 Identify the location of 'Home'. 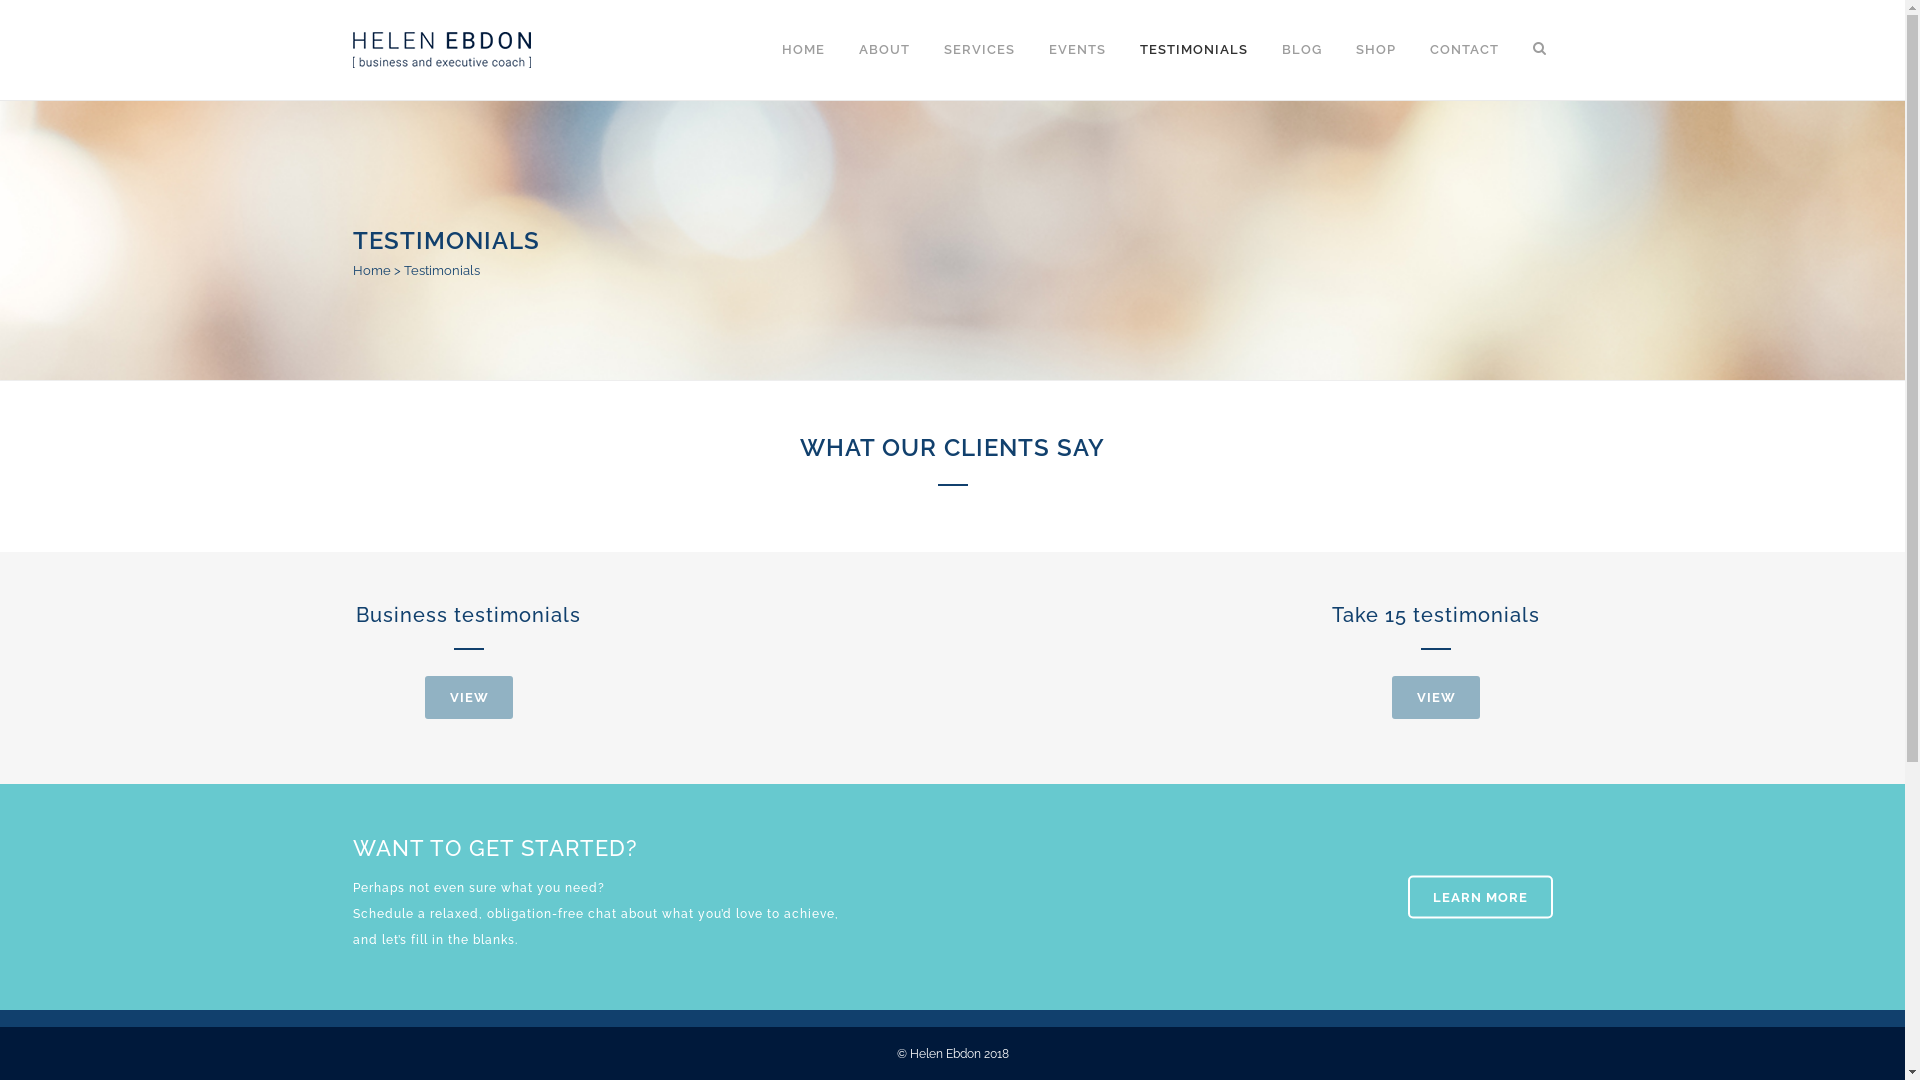
(370, 270).